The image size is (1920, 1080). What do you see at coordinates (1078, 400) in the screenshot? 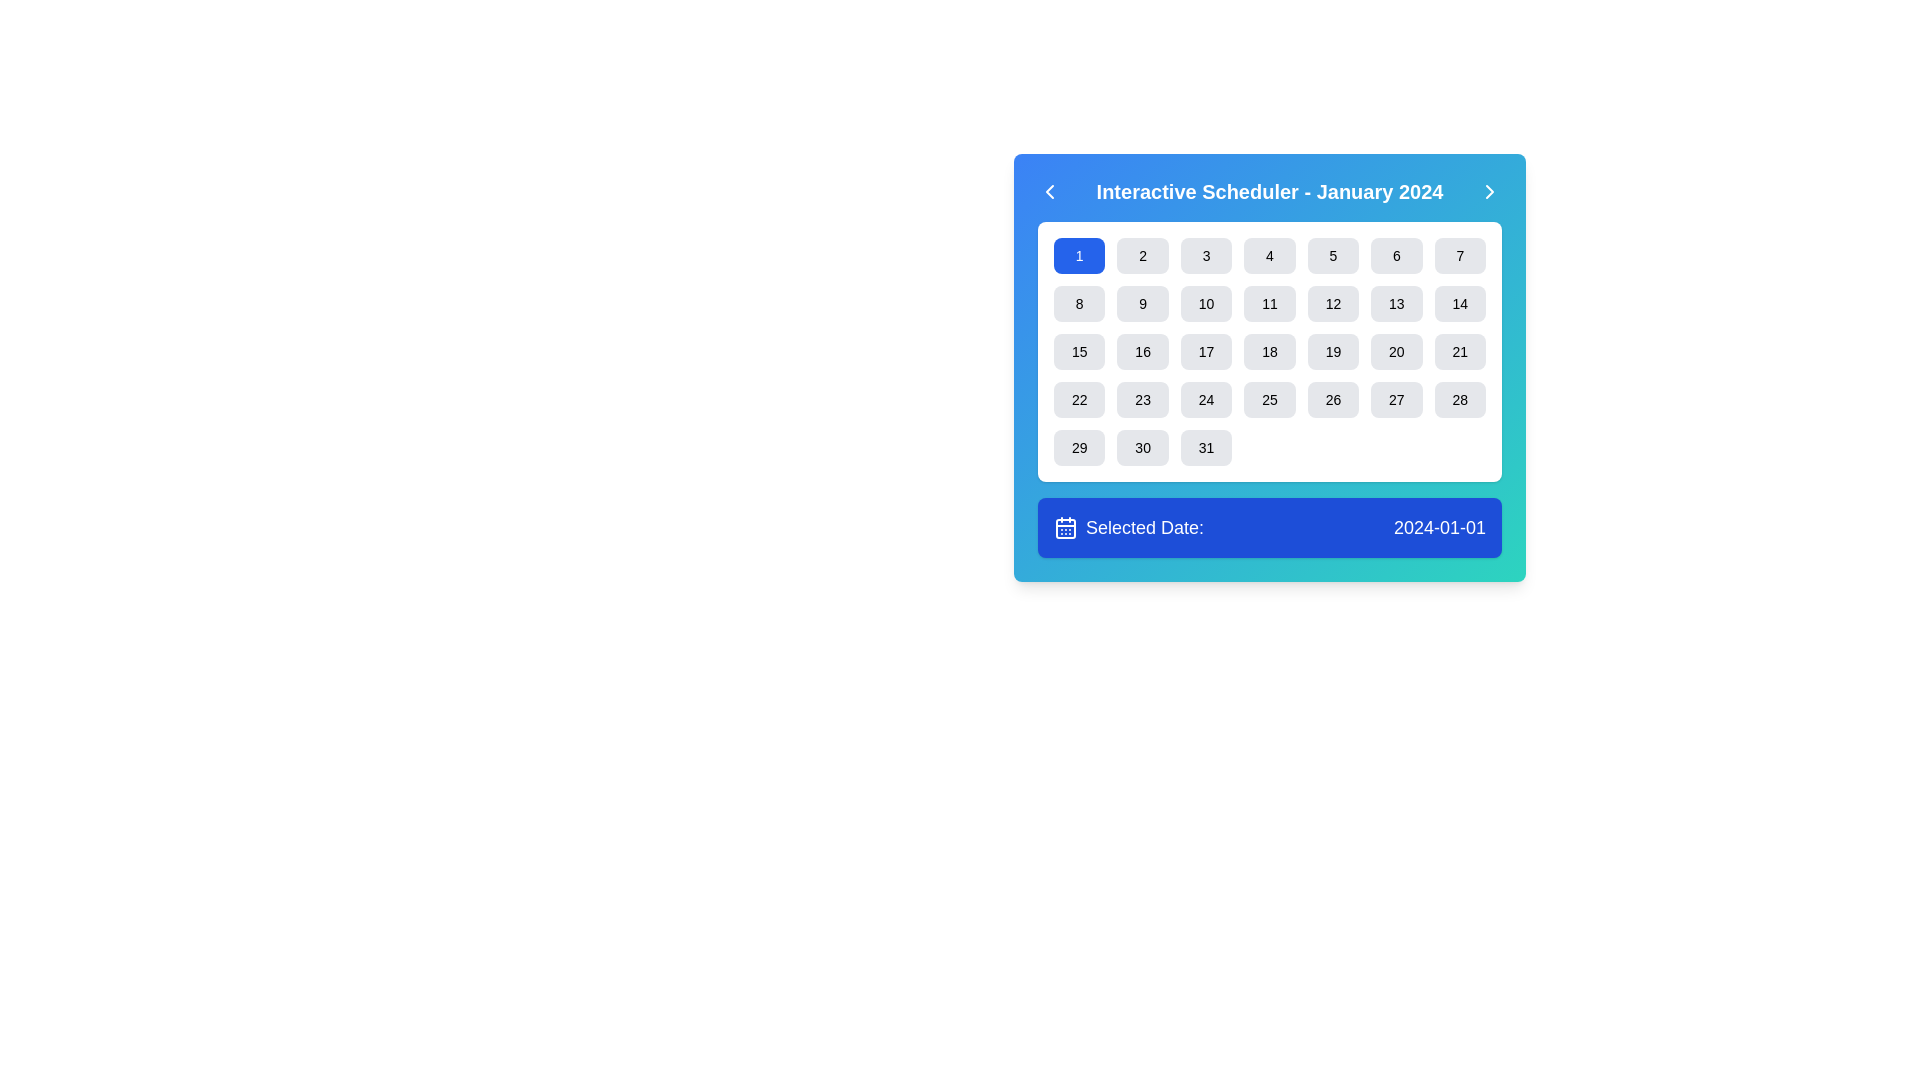
I see `the button representing the 22nd day in the calendar widget` at bounding box center [1078, 400].